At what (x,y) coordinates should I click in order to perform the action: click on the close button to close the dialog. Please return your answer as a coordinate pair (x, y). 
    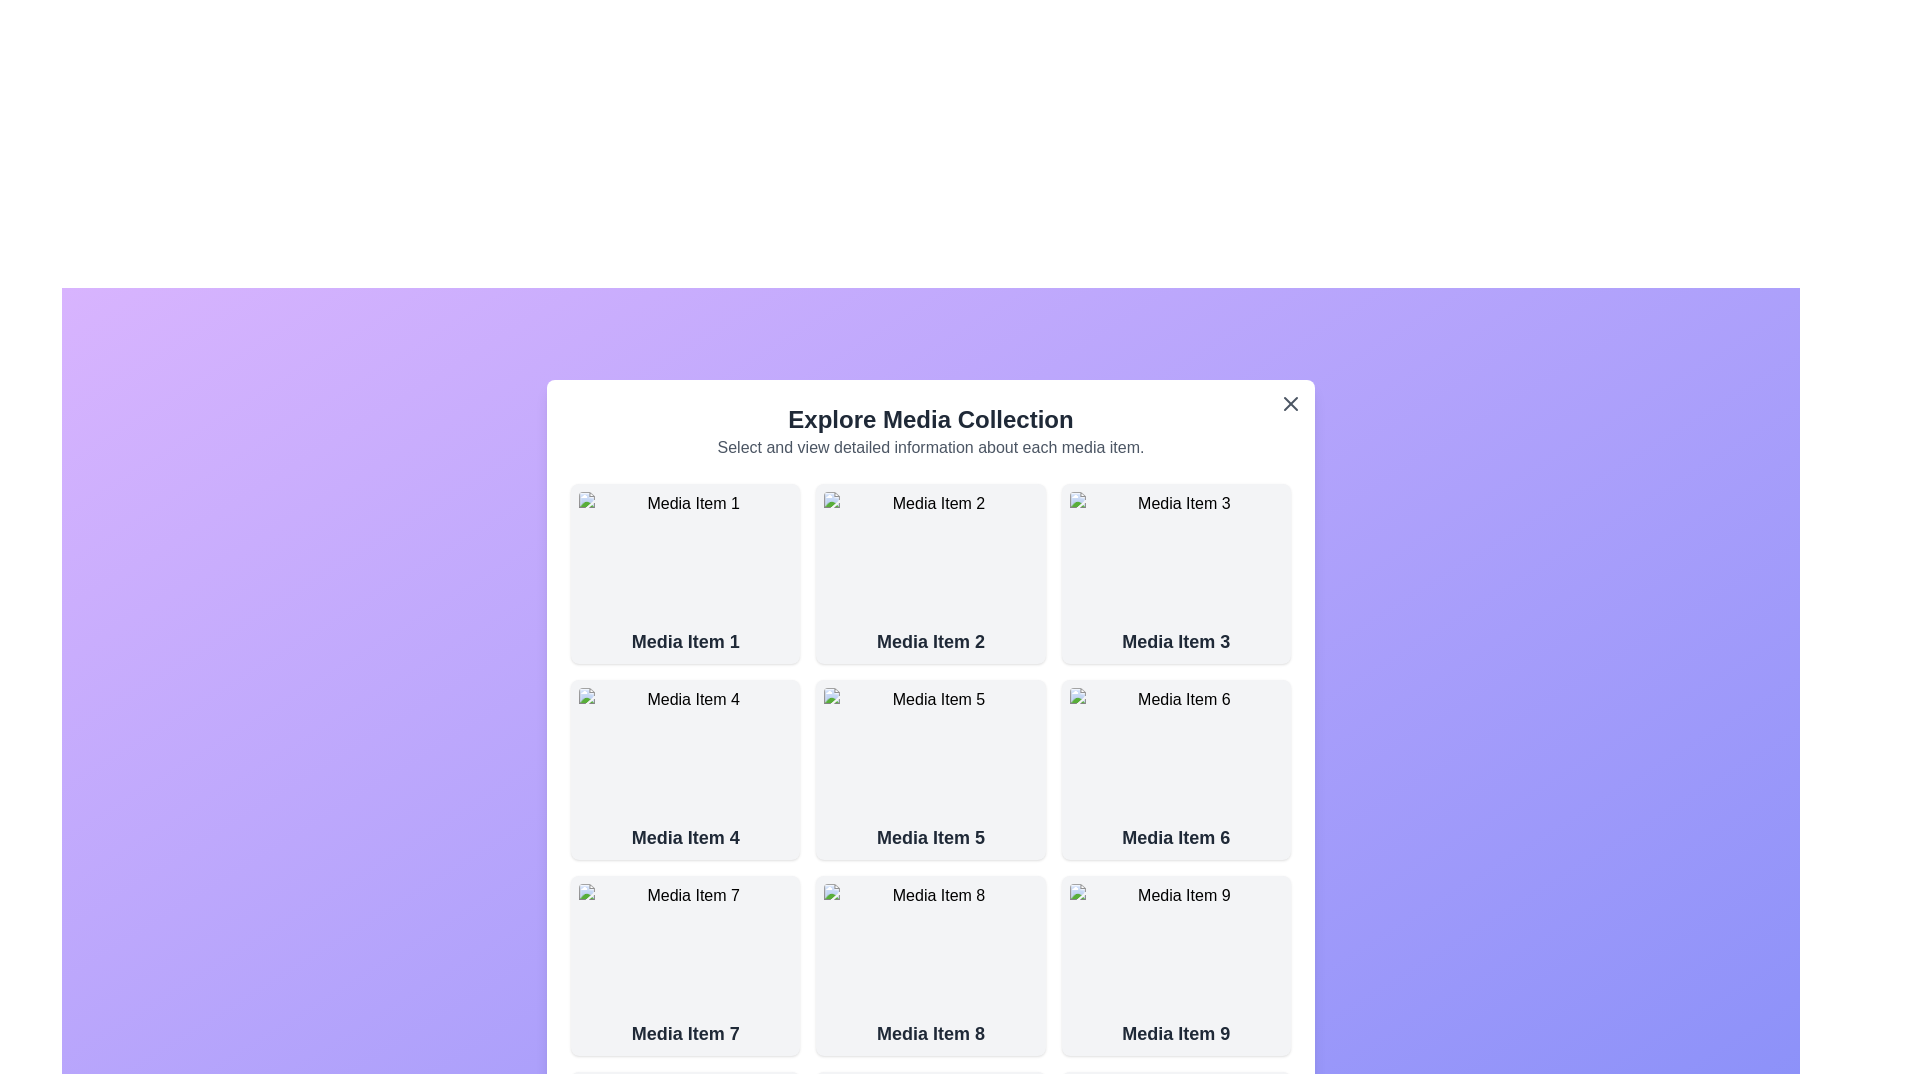
    Looking at the image, I should click on (1291, 404).